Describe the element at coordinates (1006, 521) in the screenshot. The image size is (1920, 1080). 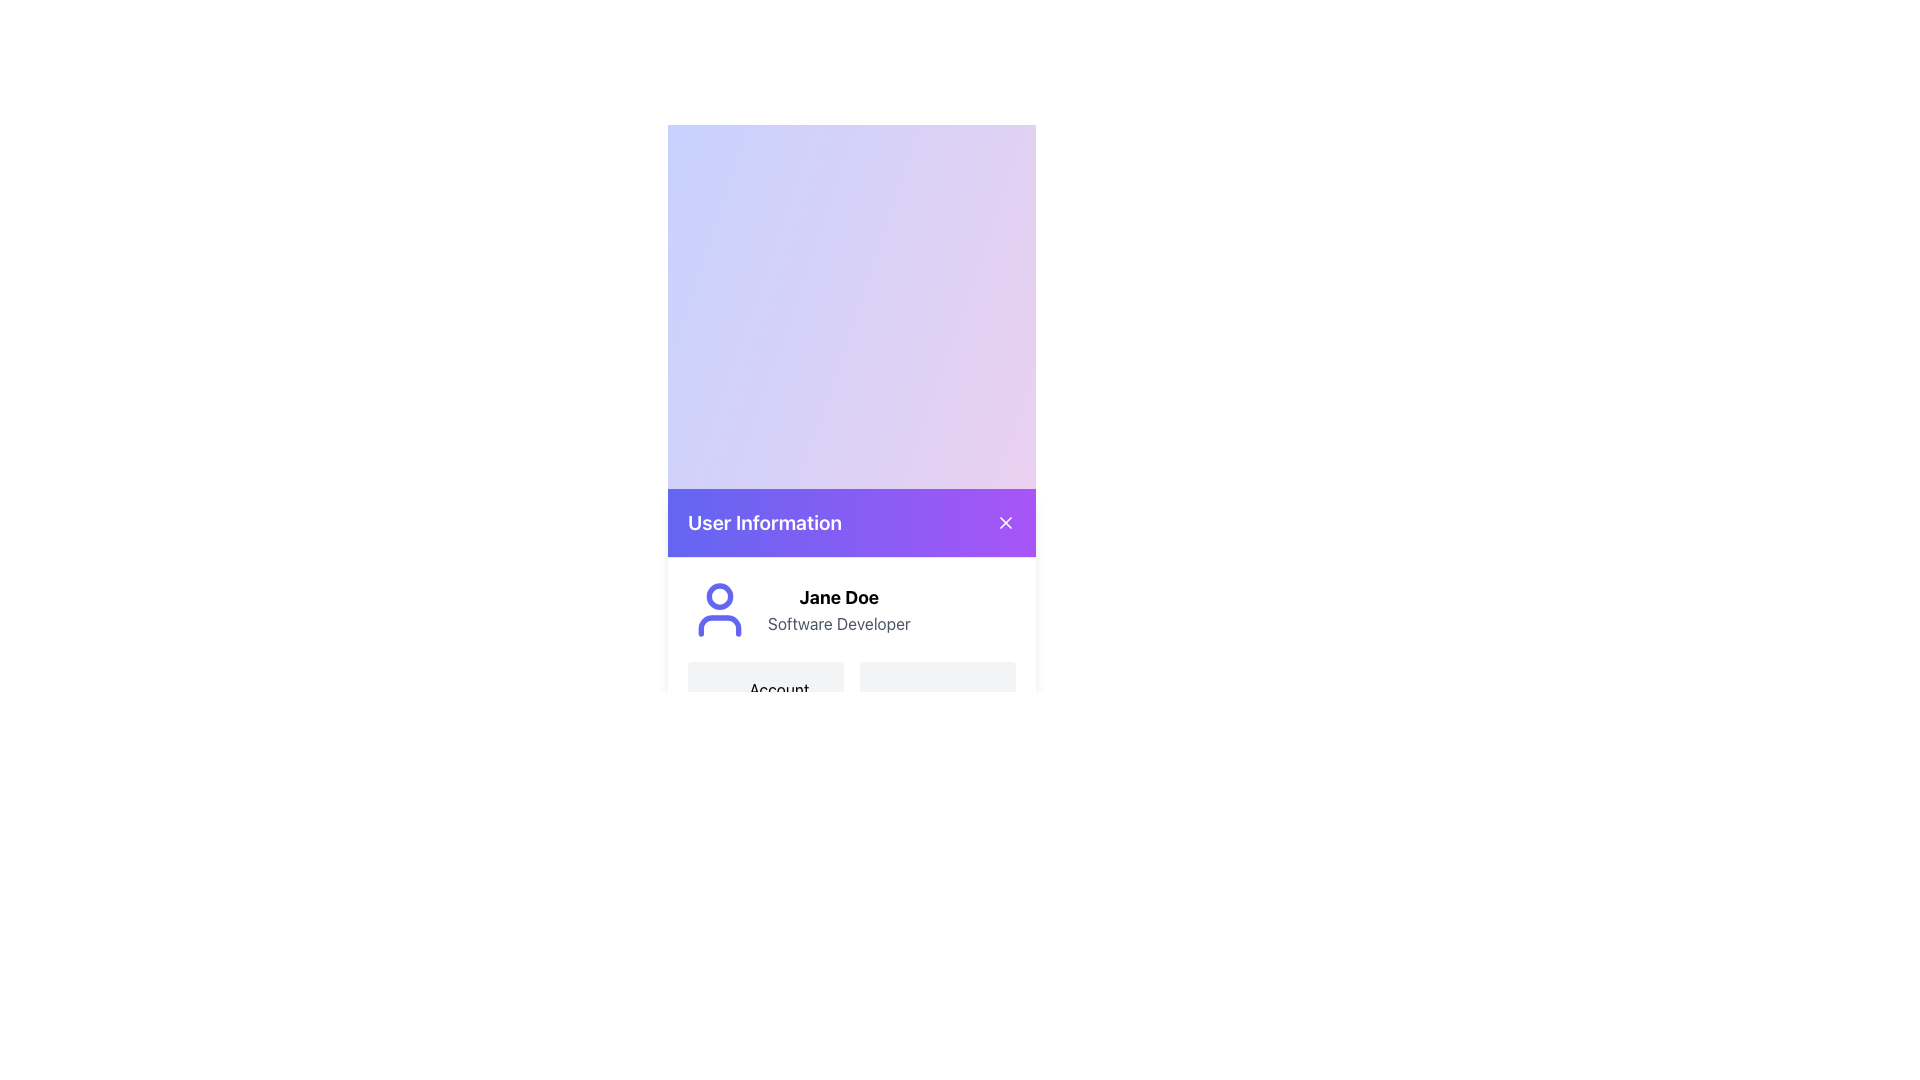
I see `the 'X' icon in the top right corner of the 'User Information' header bar` at that location.